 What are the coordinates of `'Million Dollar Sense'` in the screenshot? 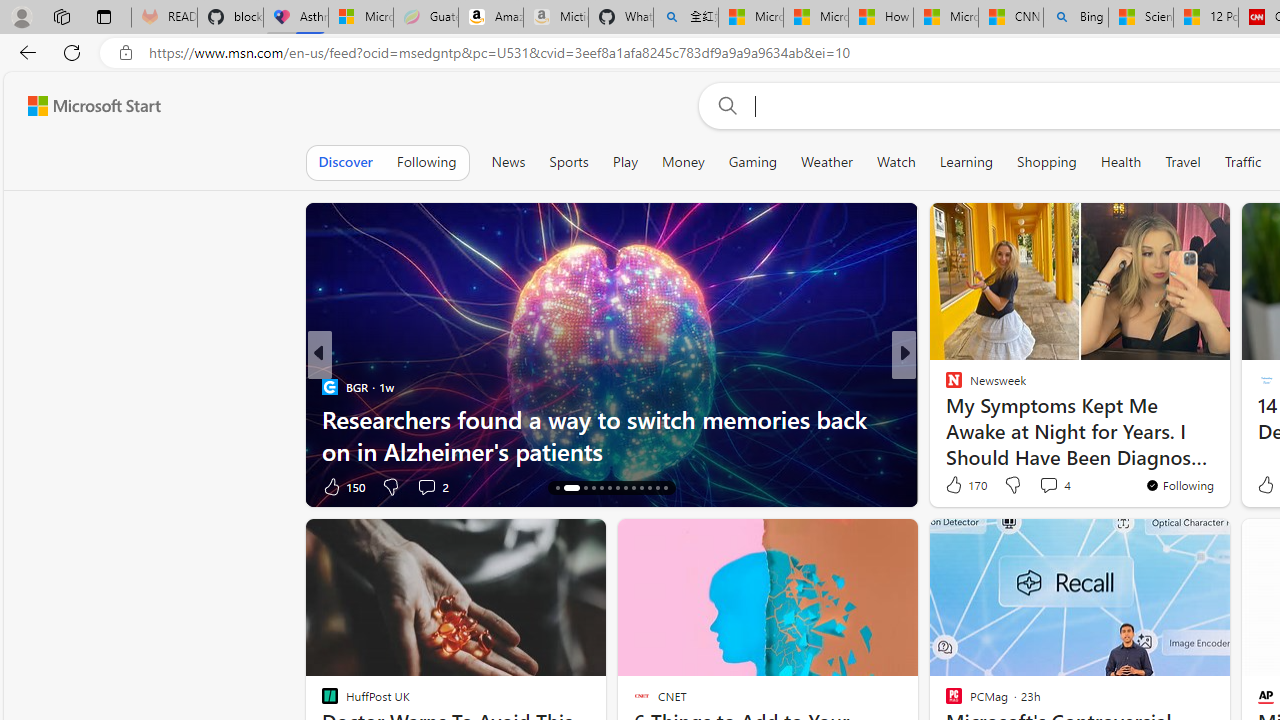 It's located at (944, 418).